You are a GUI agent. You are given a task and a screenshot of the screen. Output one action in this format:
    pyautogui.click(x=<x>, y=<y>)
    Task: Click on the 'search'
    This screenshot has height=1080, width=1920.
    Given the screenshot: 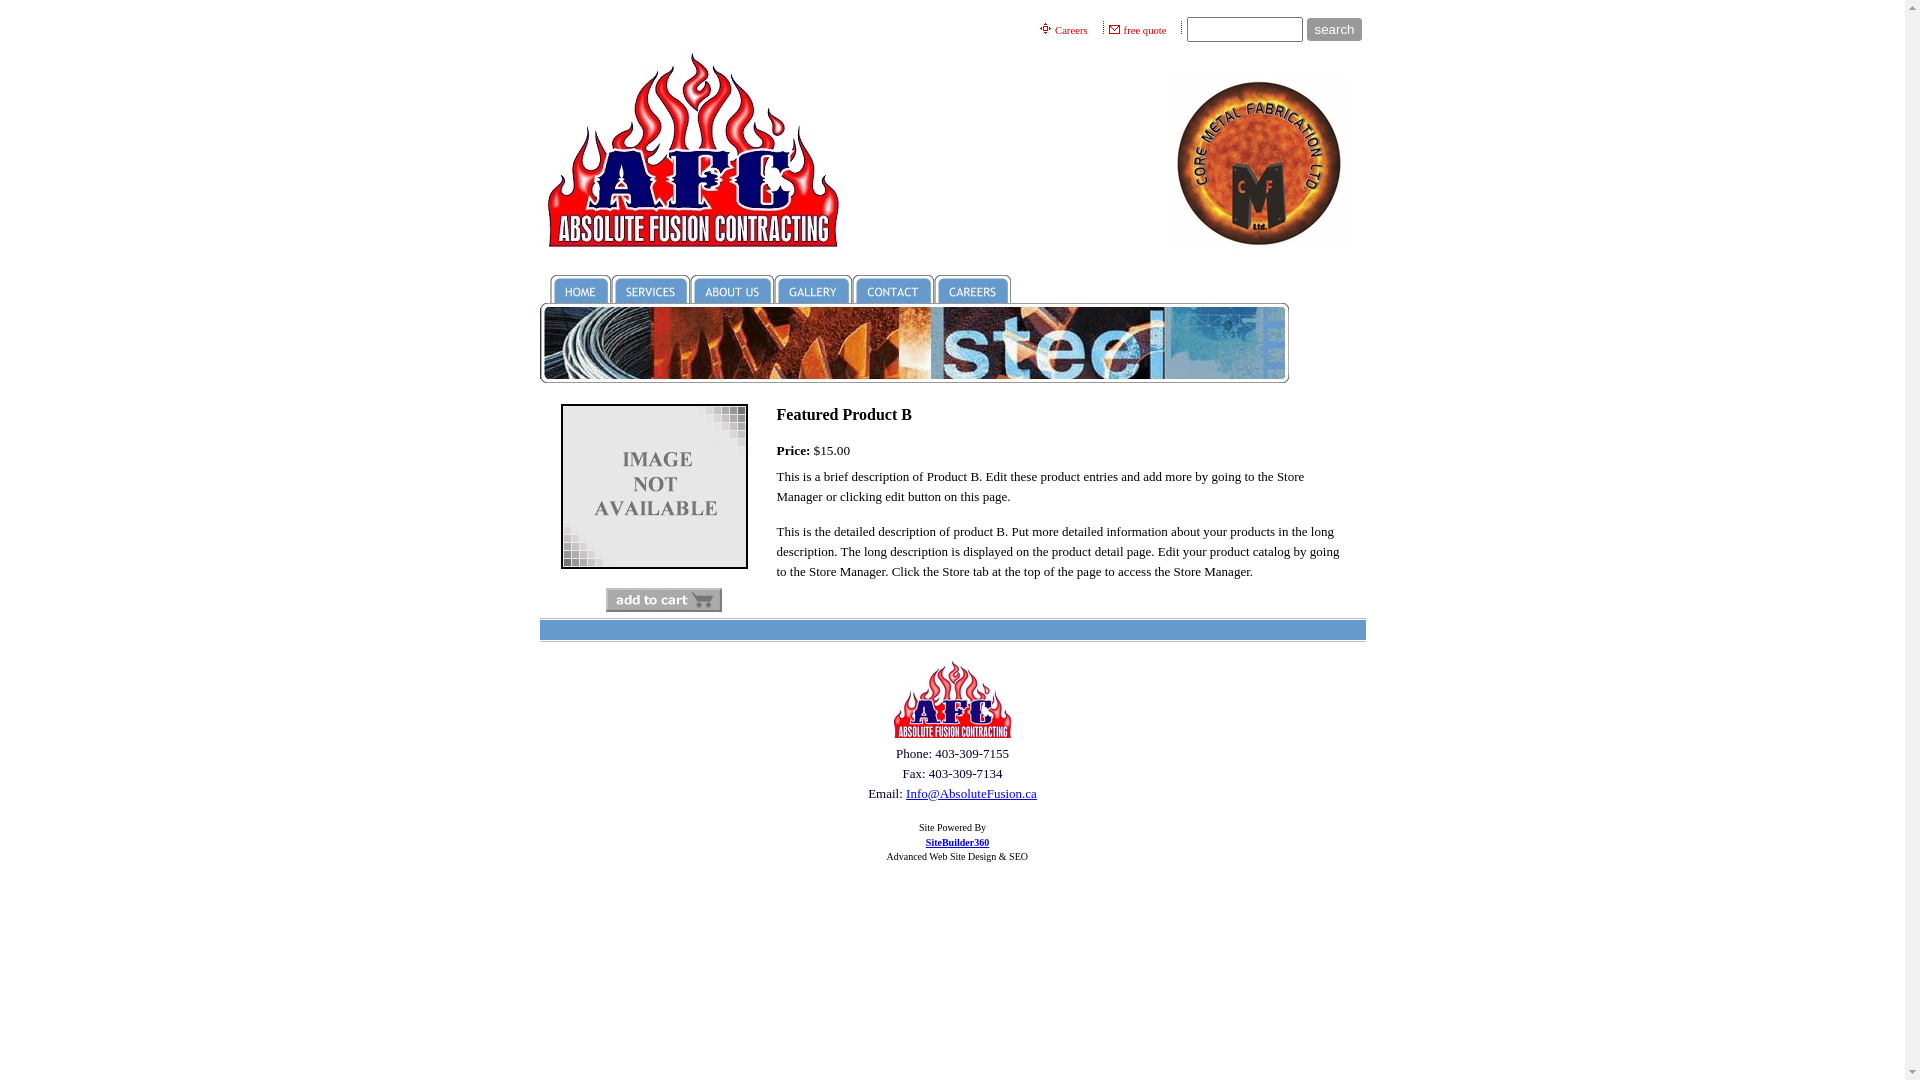 What is the action you would take?
    pyautogui.click(x=1334, y=29)
    